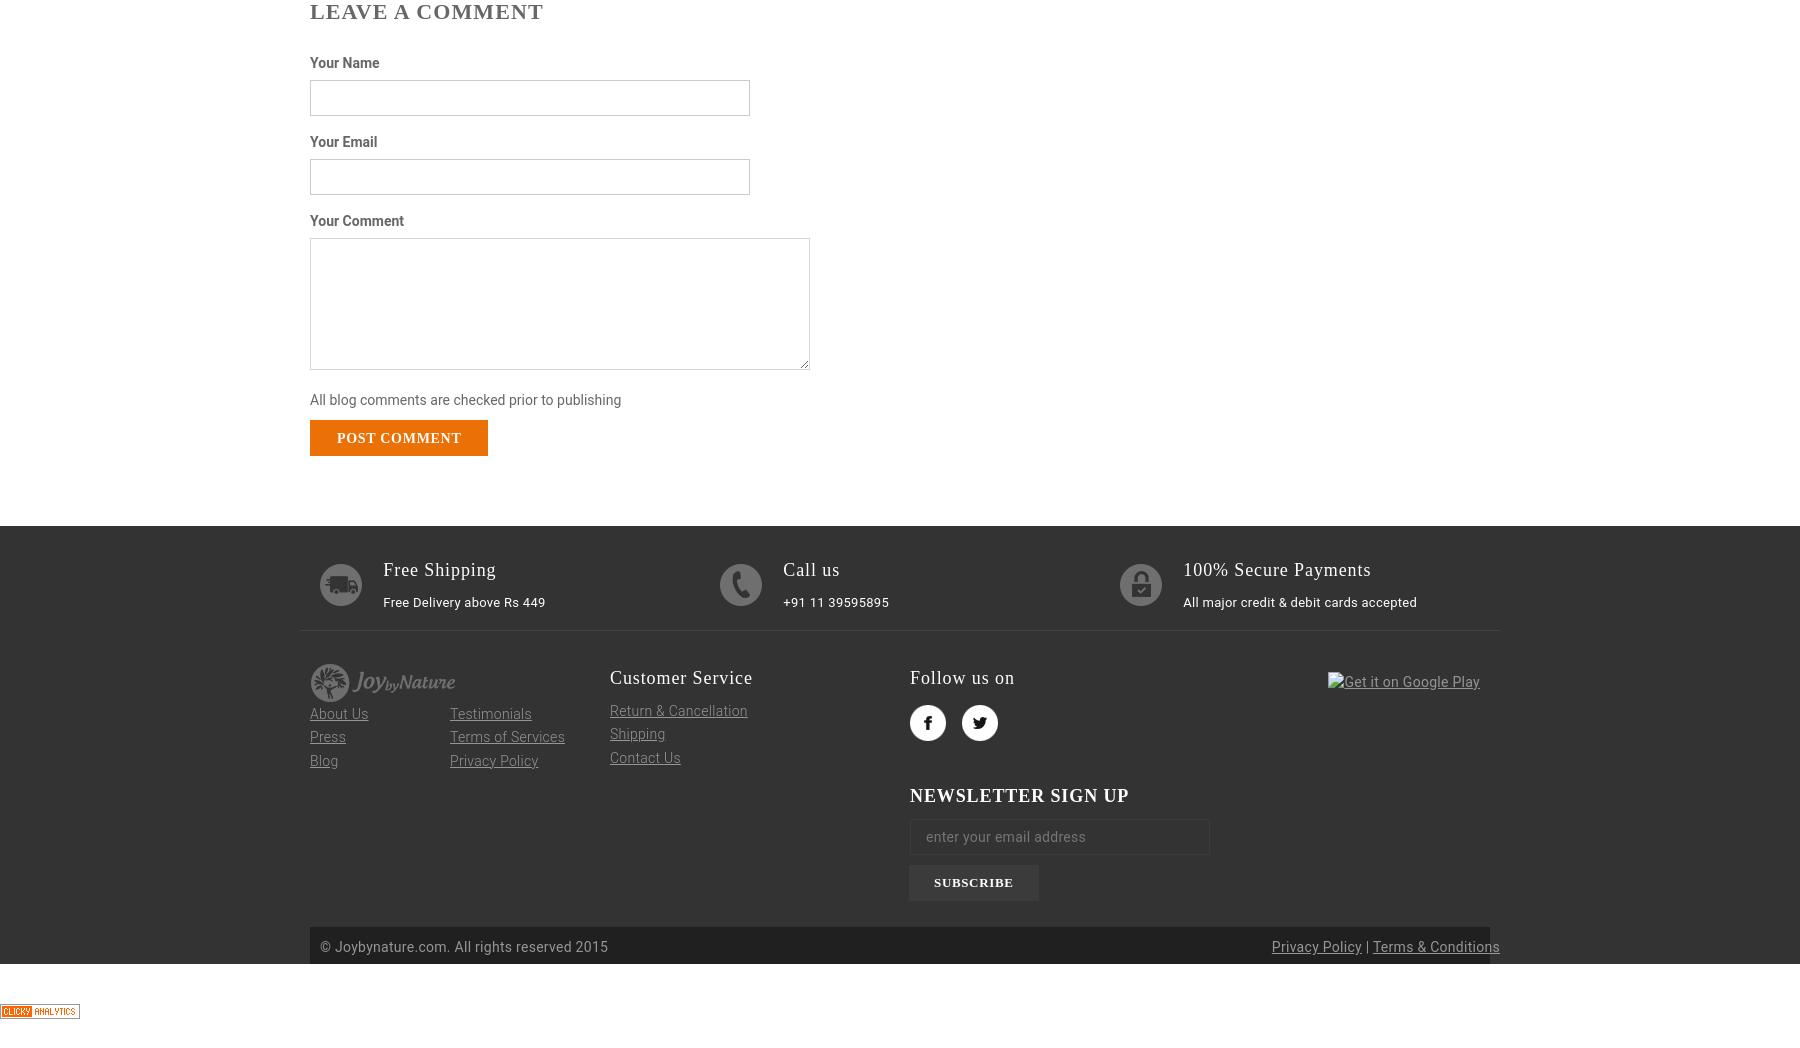 The width and height of the screenshot is (1800, 1048). What do you see at coordinates (1299, 601) in the screenshot?
I see `'All major credit & debit cards accepted'` at bounding box center [1299, 601].